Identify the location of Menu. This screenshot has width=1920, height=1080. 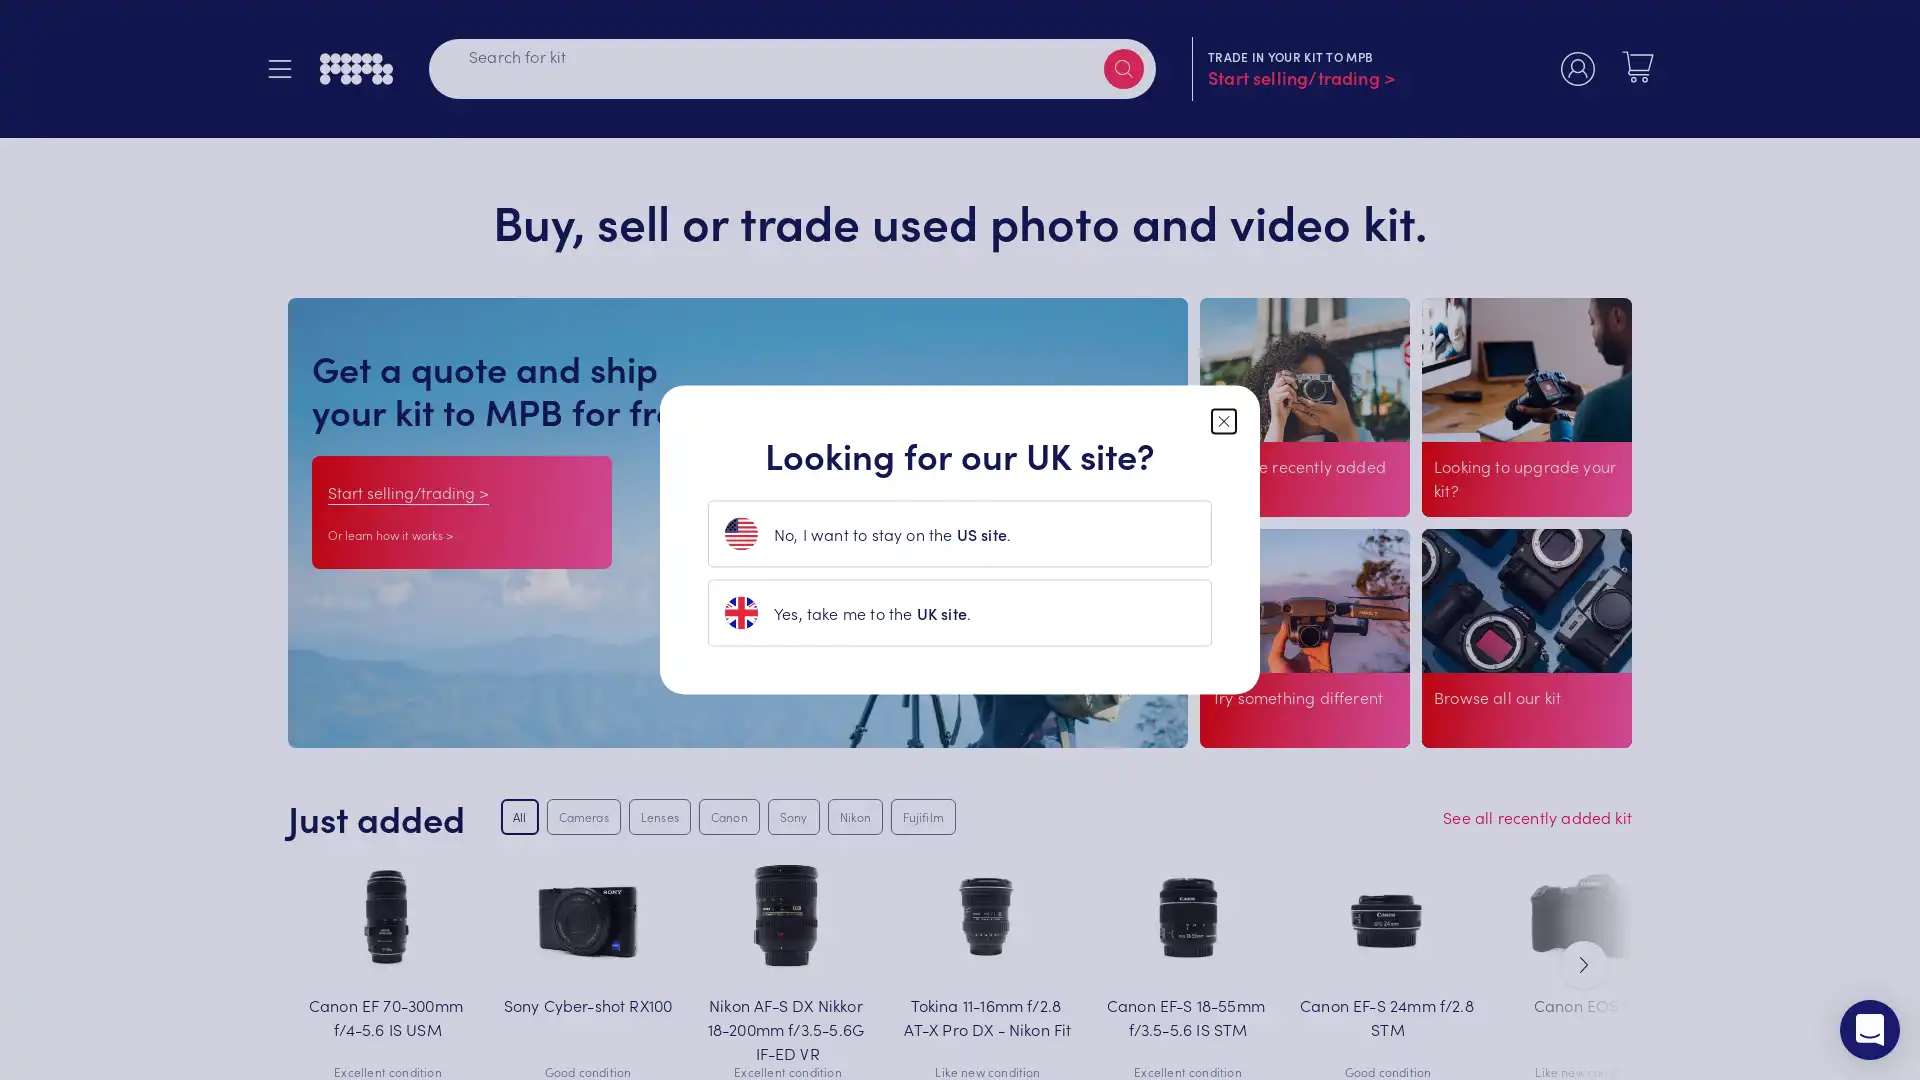
(287, 71).